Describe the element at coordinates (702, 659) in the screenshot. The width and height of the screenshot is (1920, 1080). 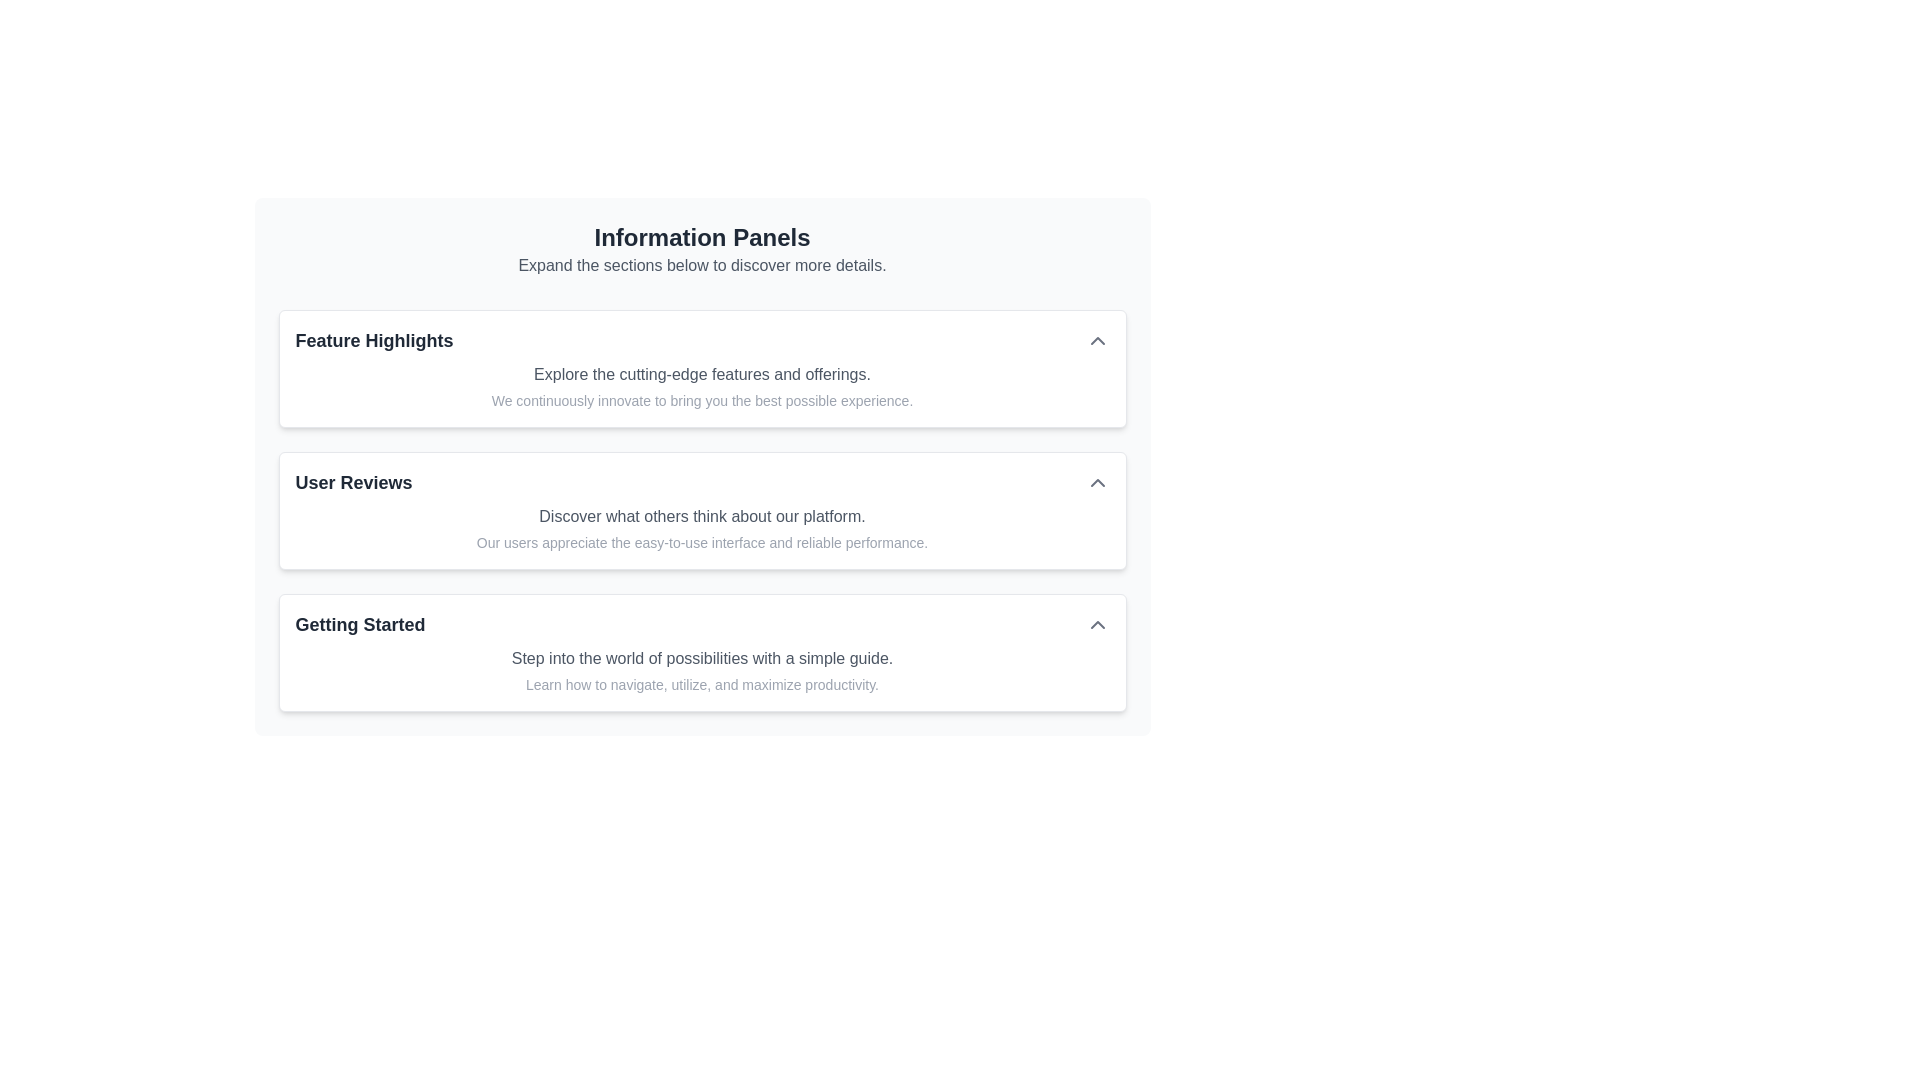
I see `the text block stating 'Step into the world of possibilities with a simple guide.' located below the title 'Getting Started'` at that location.